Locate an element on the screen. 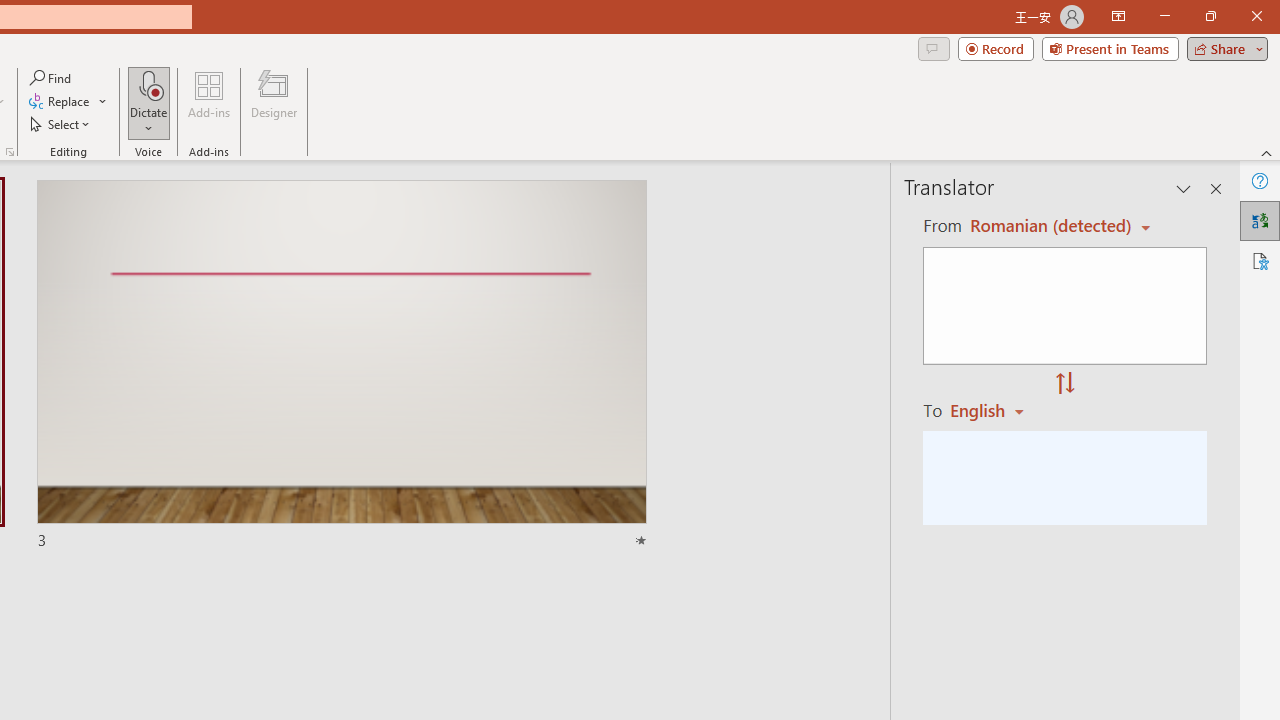 Image resolution: width=1280 pixels, height=720 pixels. 'Replace...' is located at coordinates (69, 101).